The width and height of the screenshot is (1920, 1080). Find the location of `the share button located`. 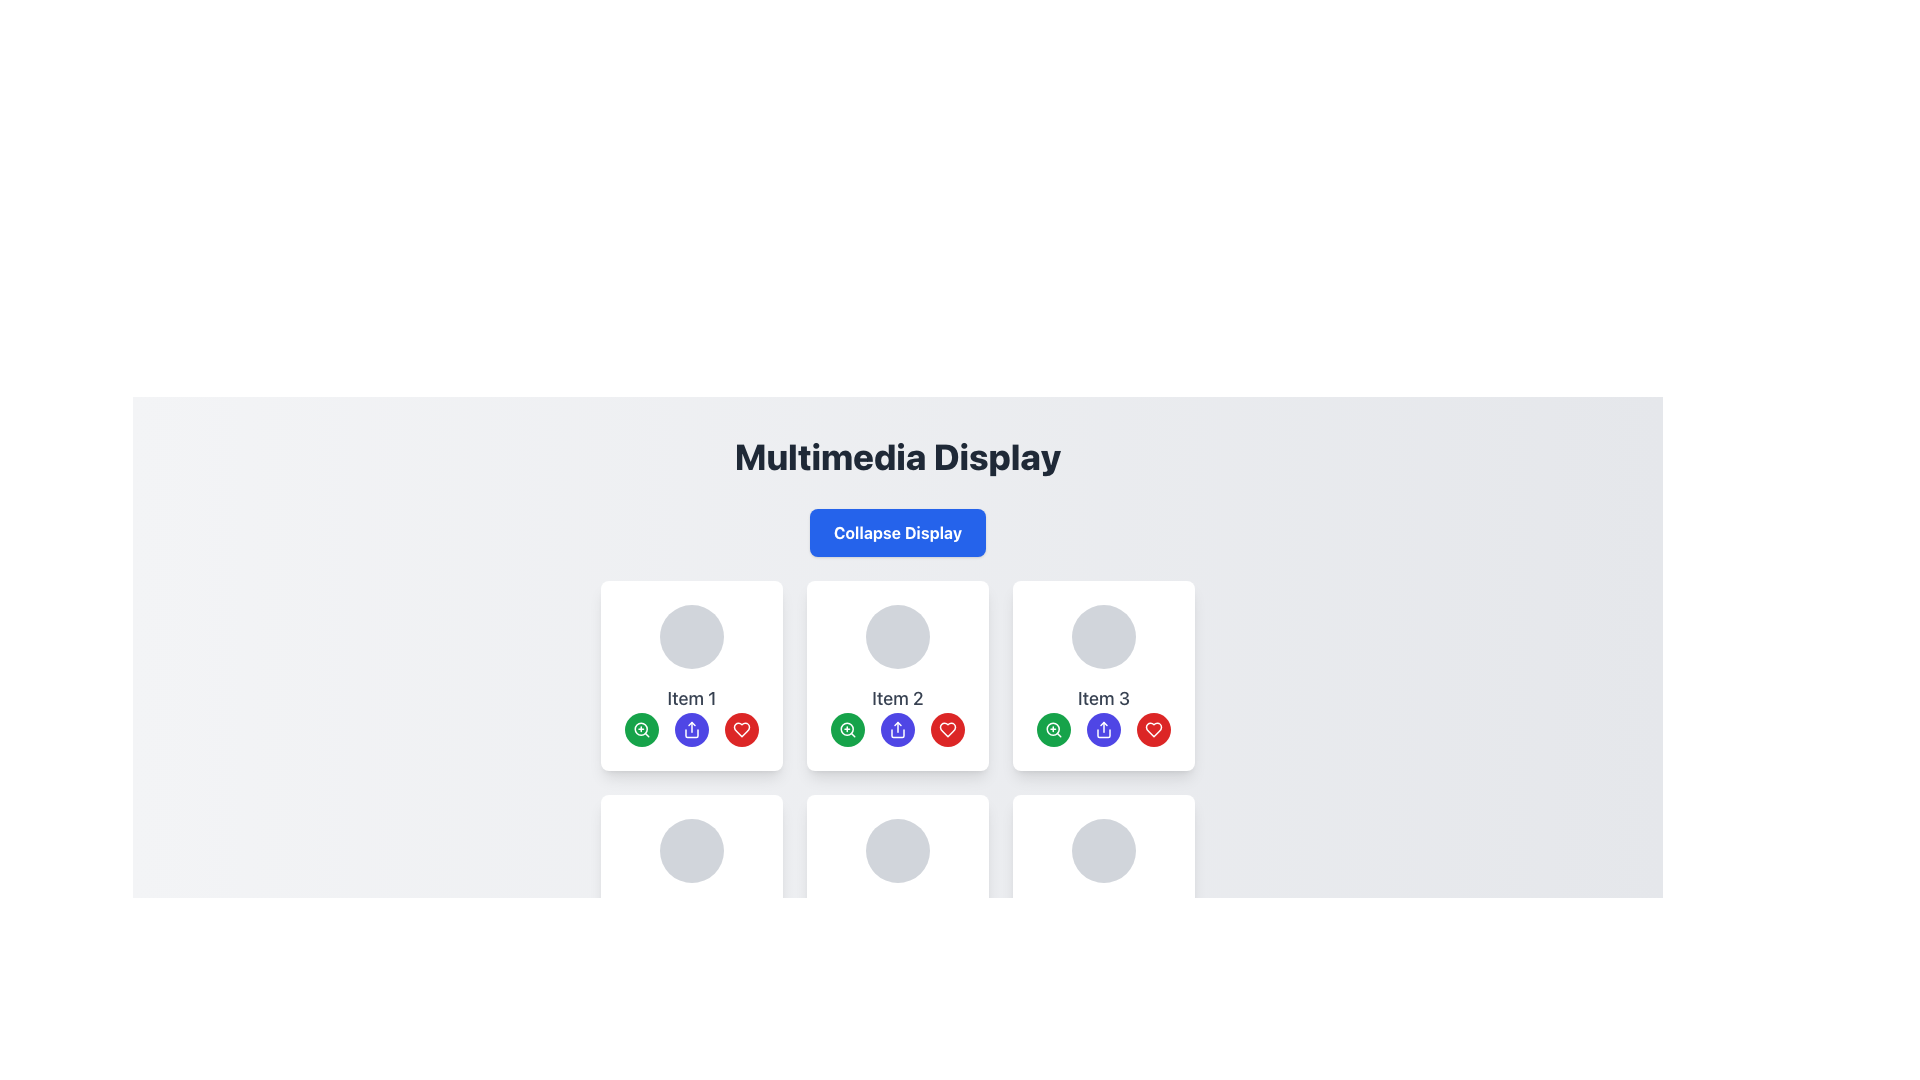

the share button located is located at coordinates (691, 729).